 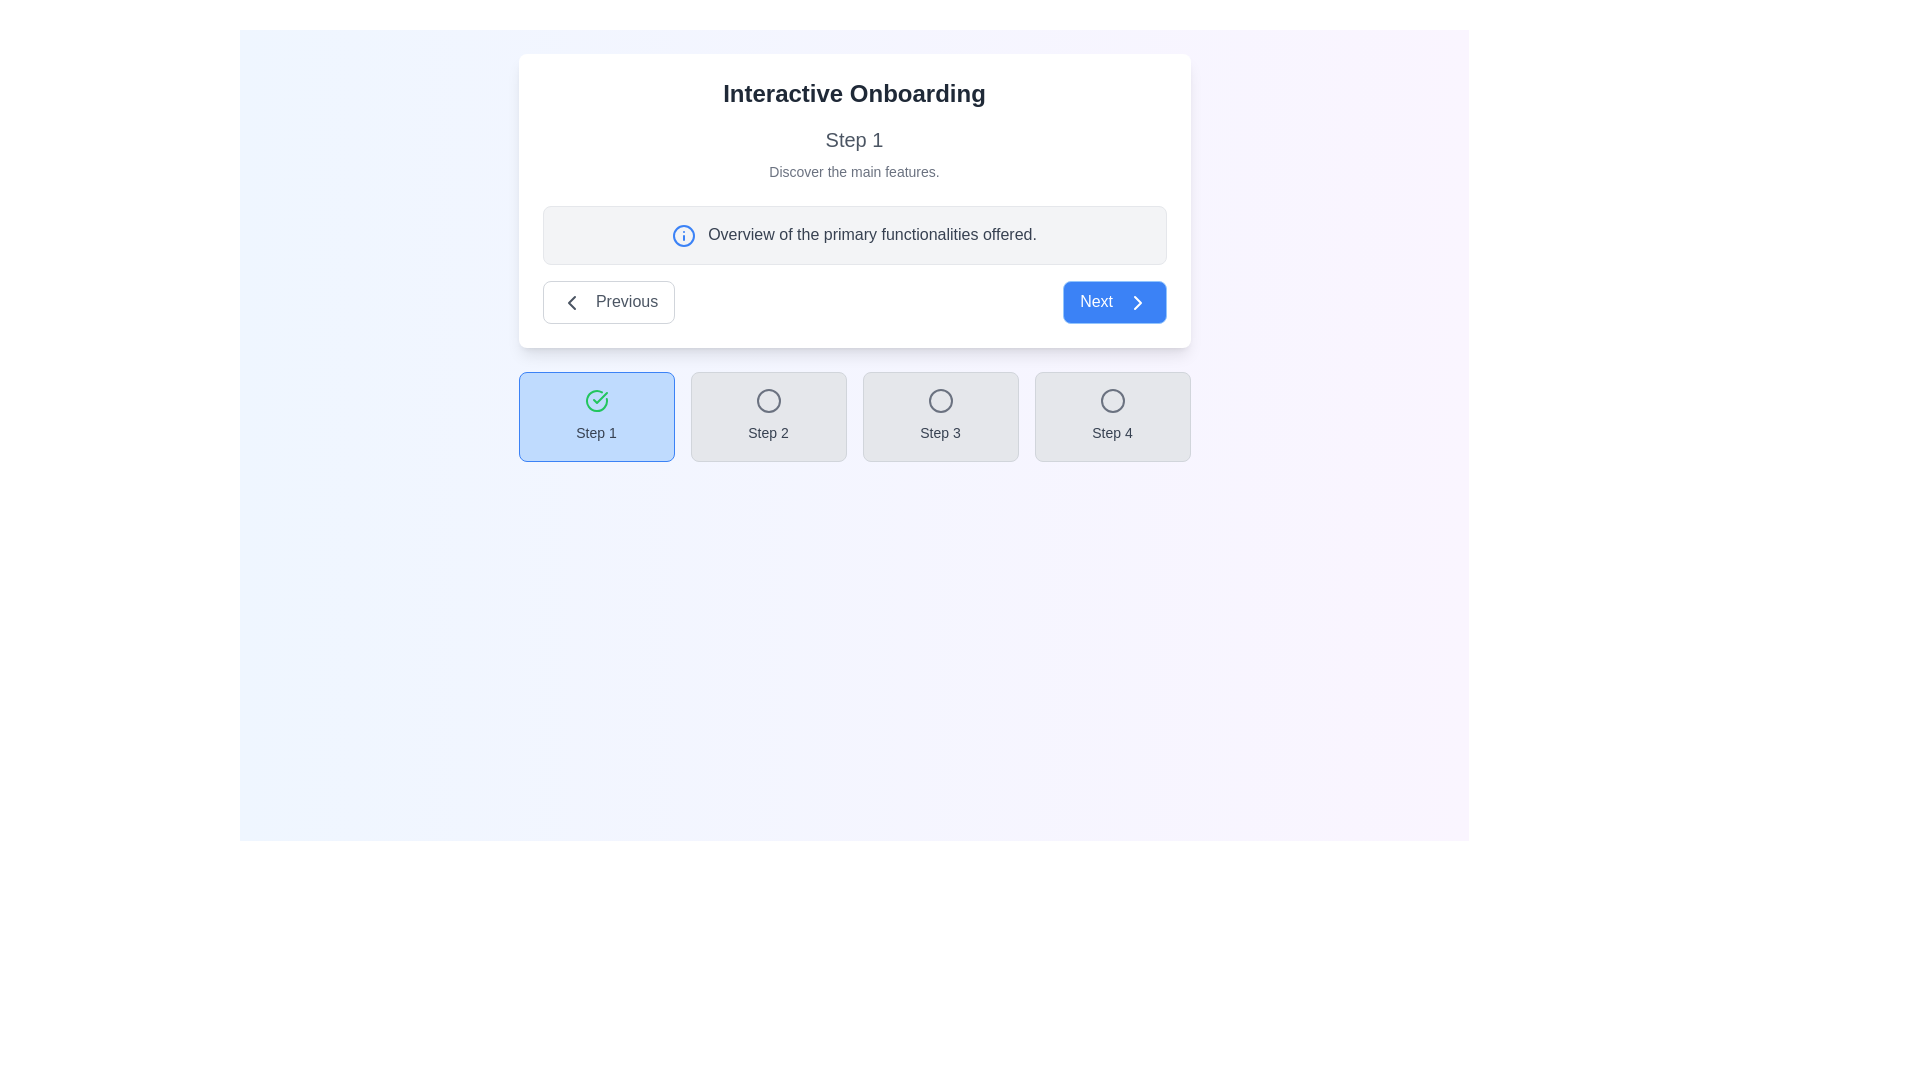 I want to click on the step indicator text display that highlights the current or initial step in the onboarding guide, located centrally under the main heading 'Interactive Onboarding', so click(x=854, y=138).